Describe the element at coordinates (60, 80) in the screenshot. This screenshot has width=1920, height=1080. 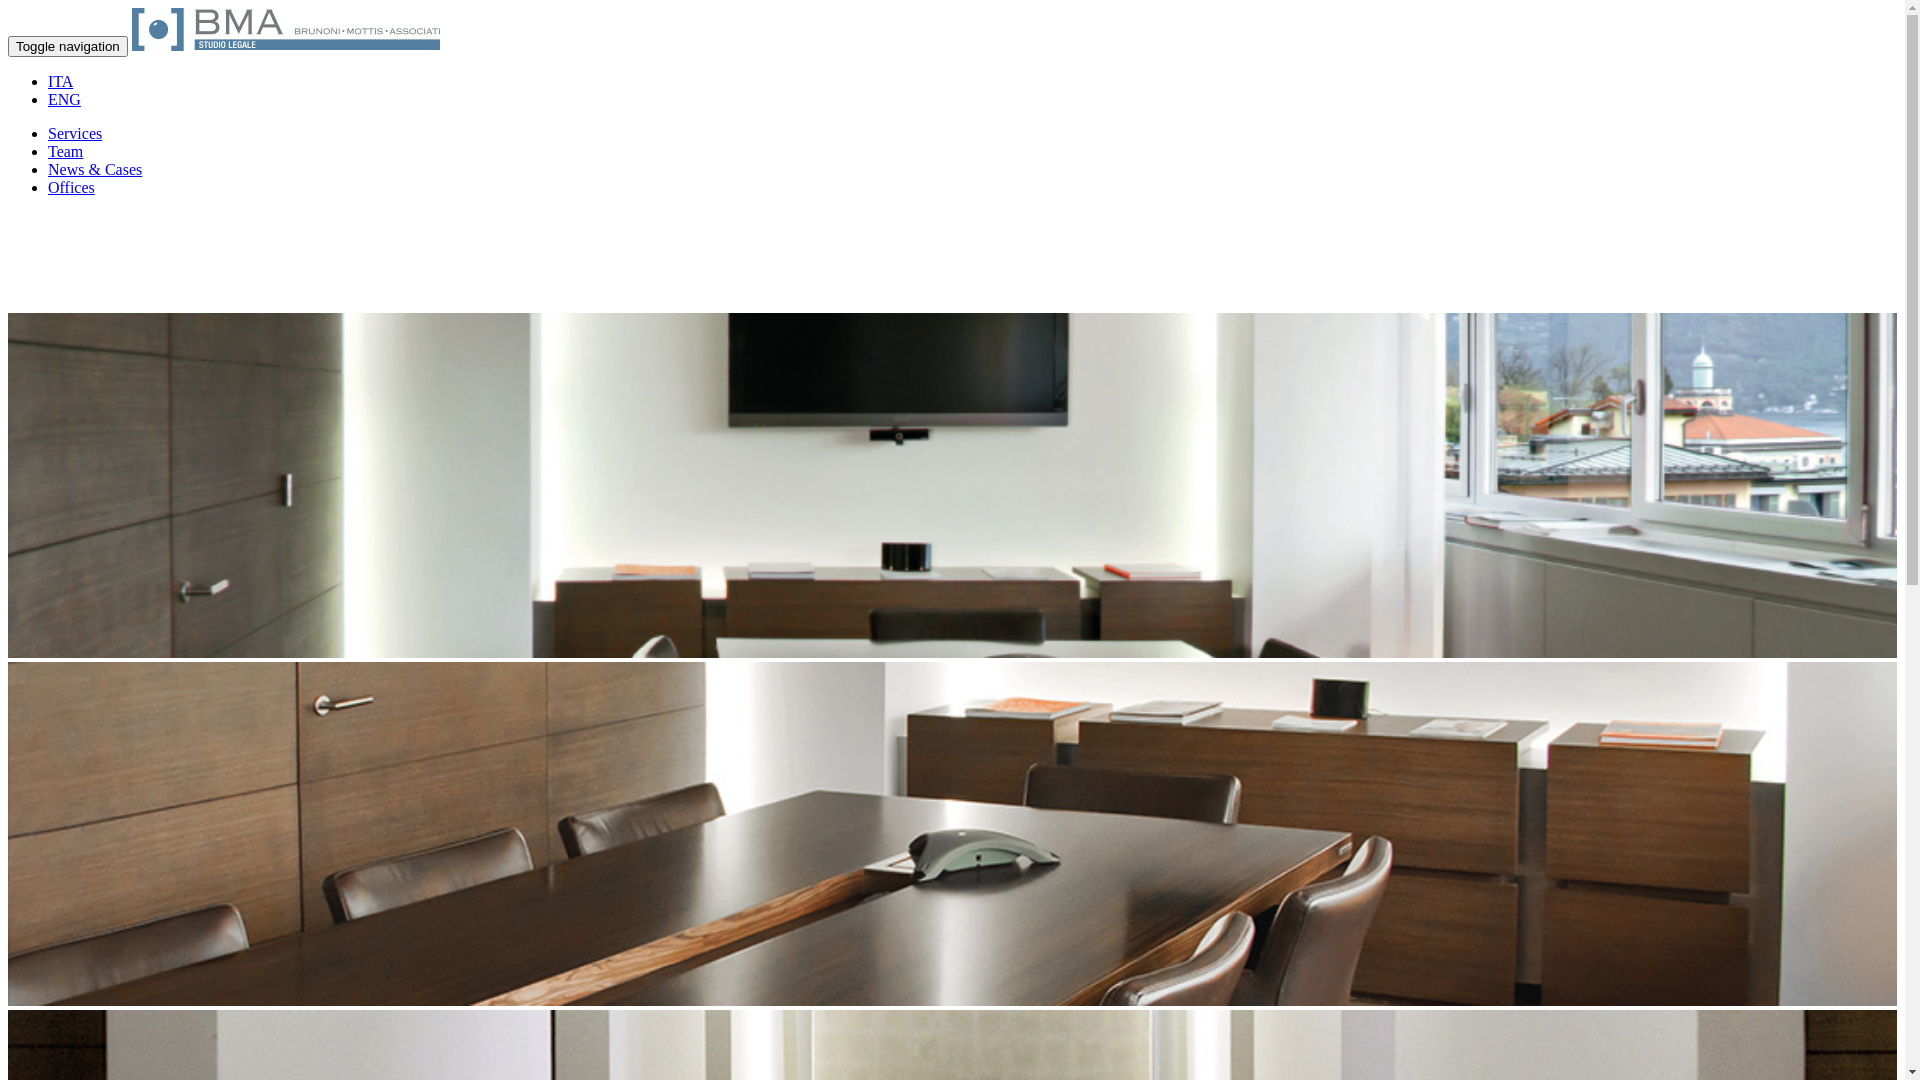
I see `'ITA'` at that location.